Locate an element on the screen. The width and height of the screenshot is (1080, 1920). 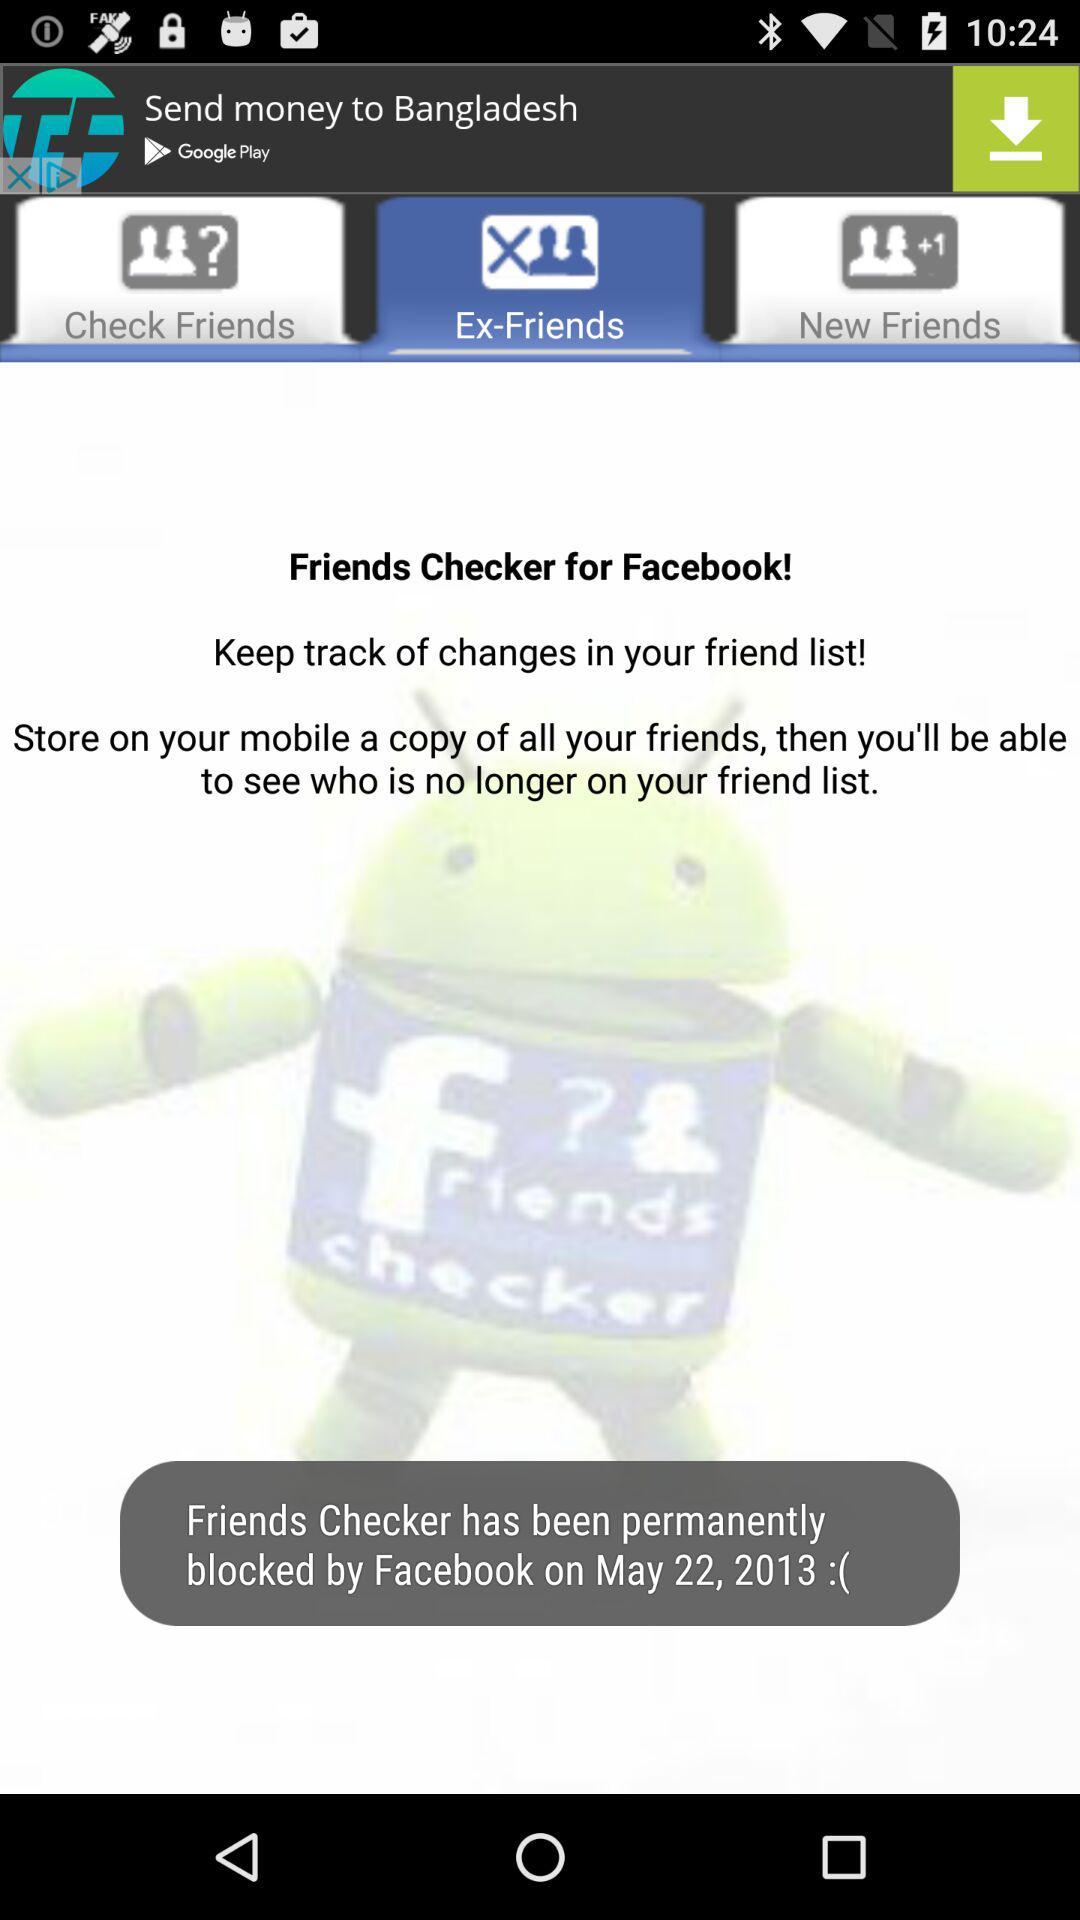
advertisement is located at coordinates (540, 127).